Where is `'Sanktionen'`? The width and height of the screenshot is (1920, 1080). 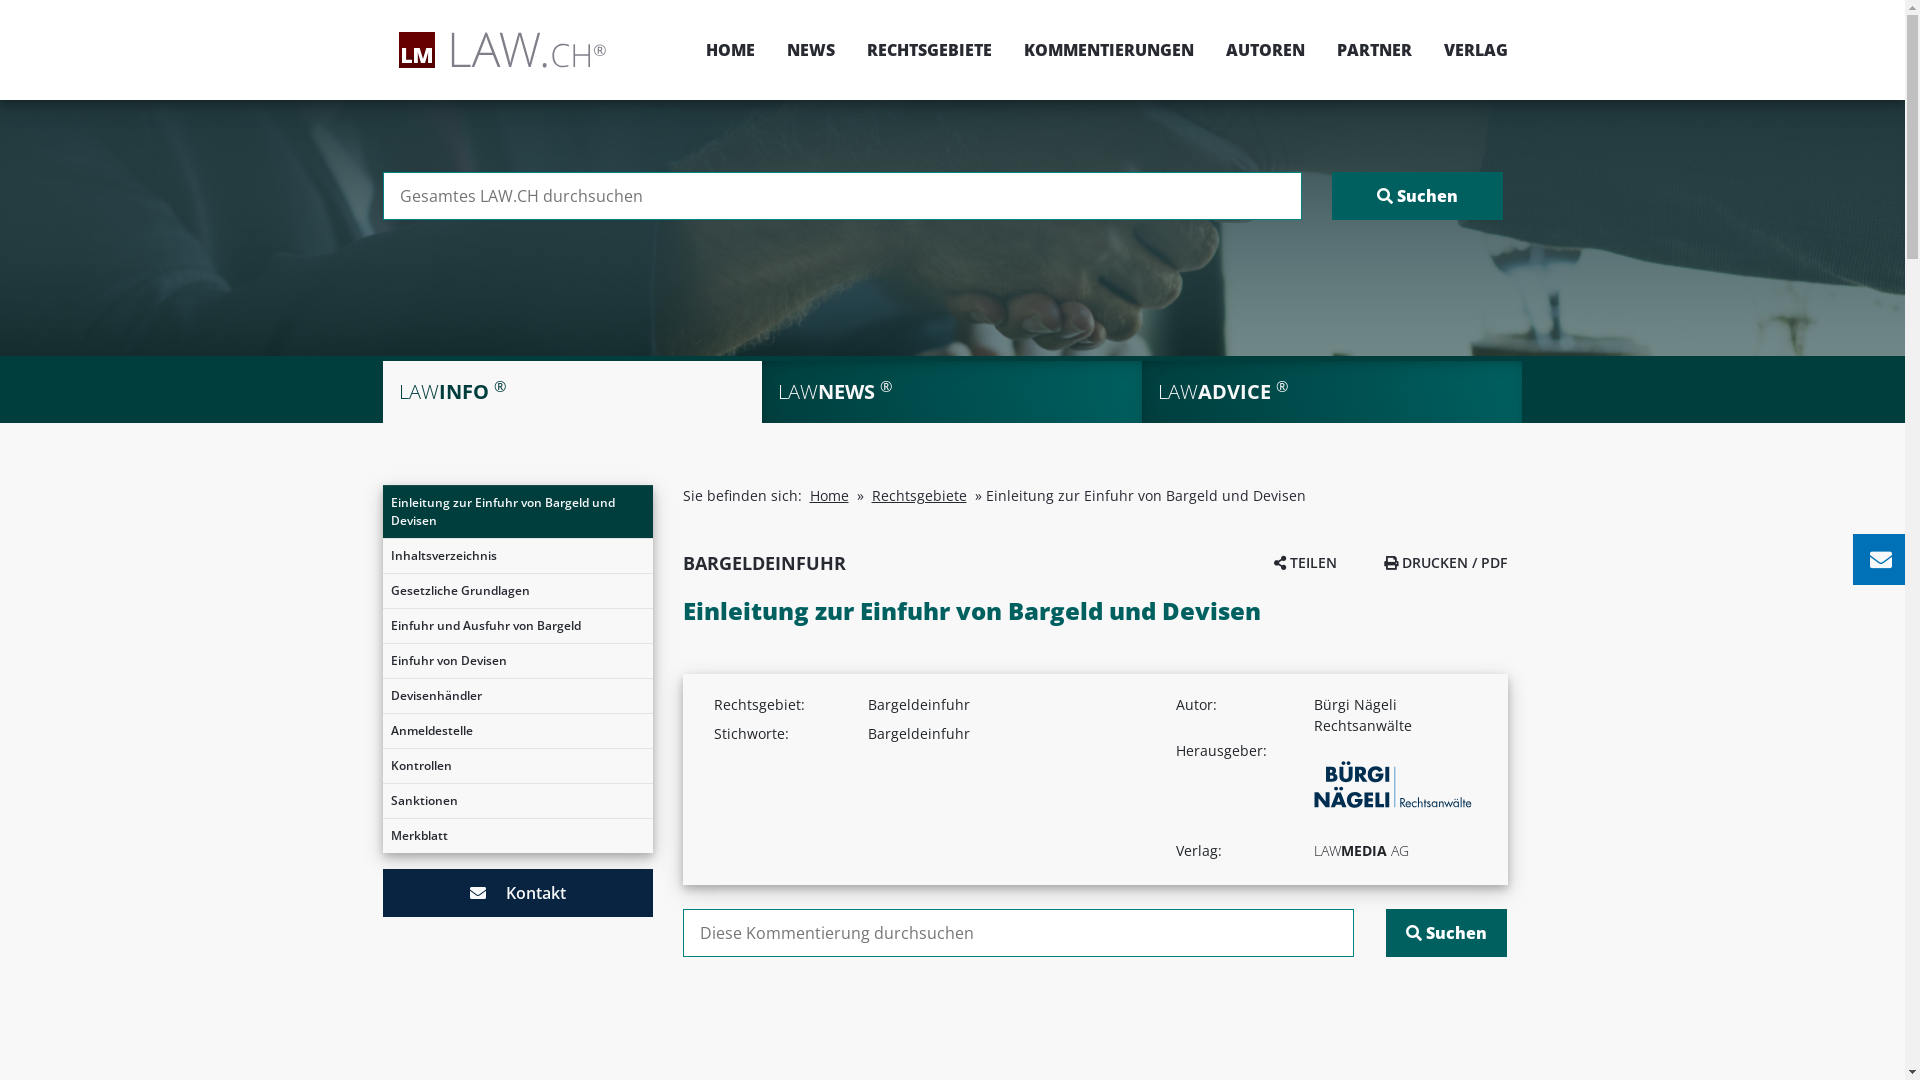 'Sanktionen' is located at coordinates (382, 800).